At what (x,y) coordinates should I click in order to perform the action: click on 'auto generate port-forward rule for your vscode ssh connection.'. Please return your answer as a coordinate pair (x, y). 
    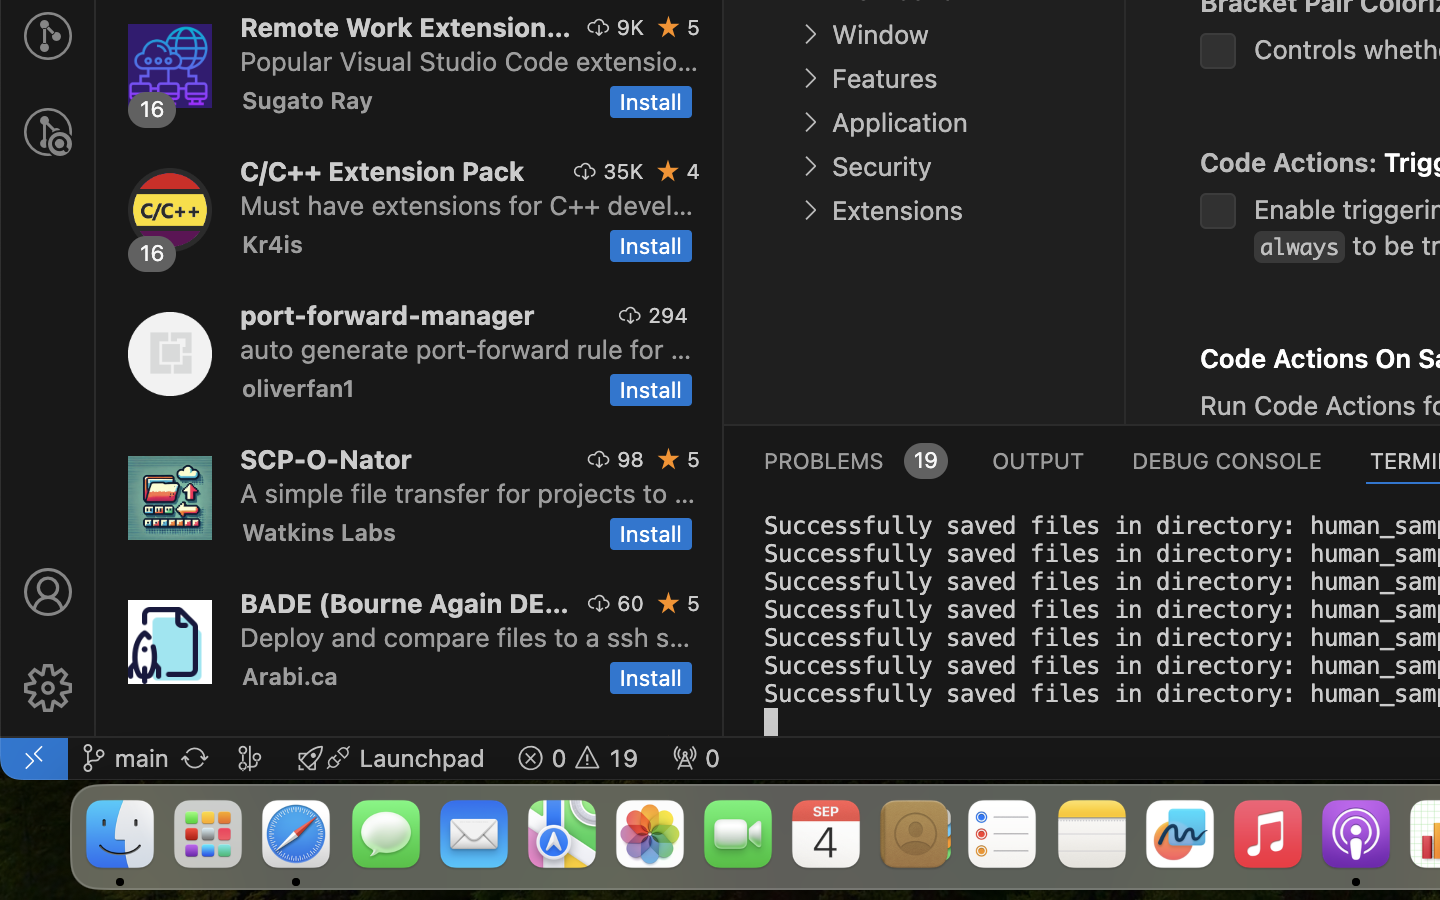
    Looking at the image, I should click on (465, 349).